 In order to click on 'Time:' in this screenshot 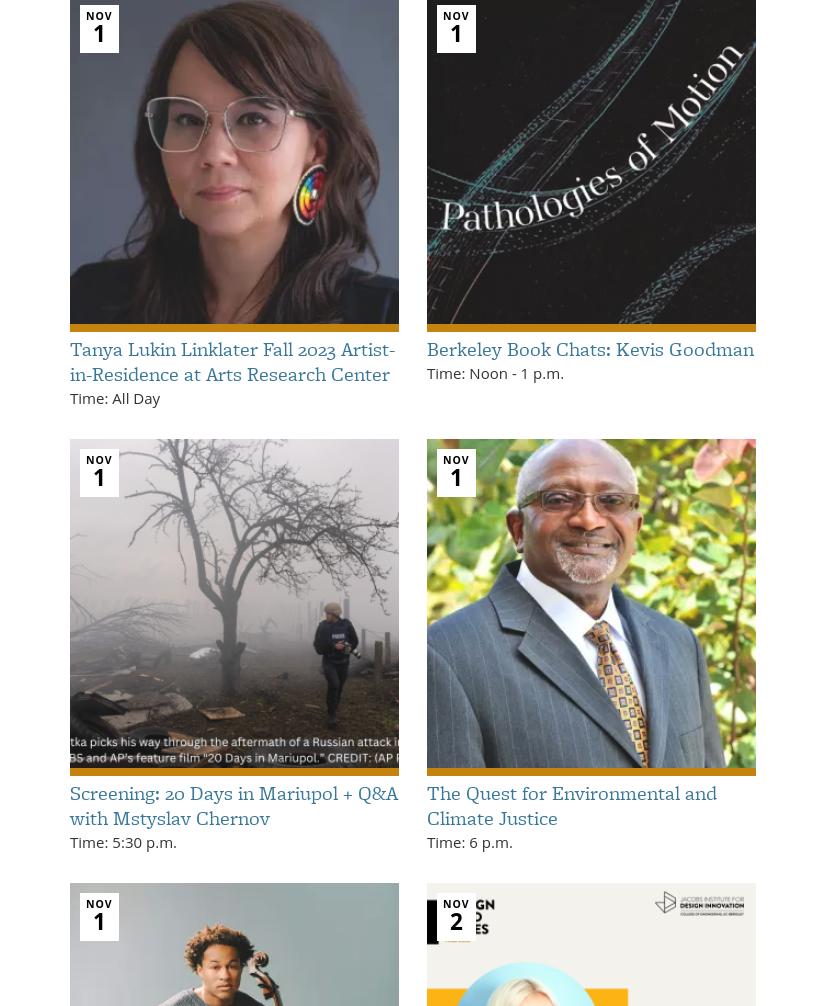, I will do `click(90, 395)`.